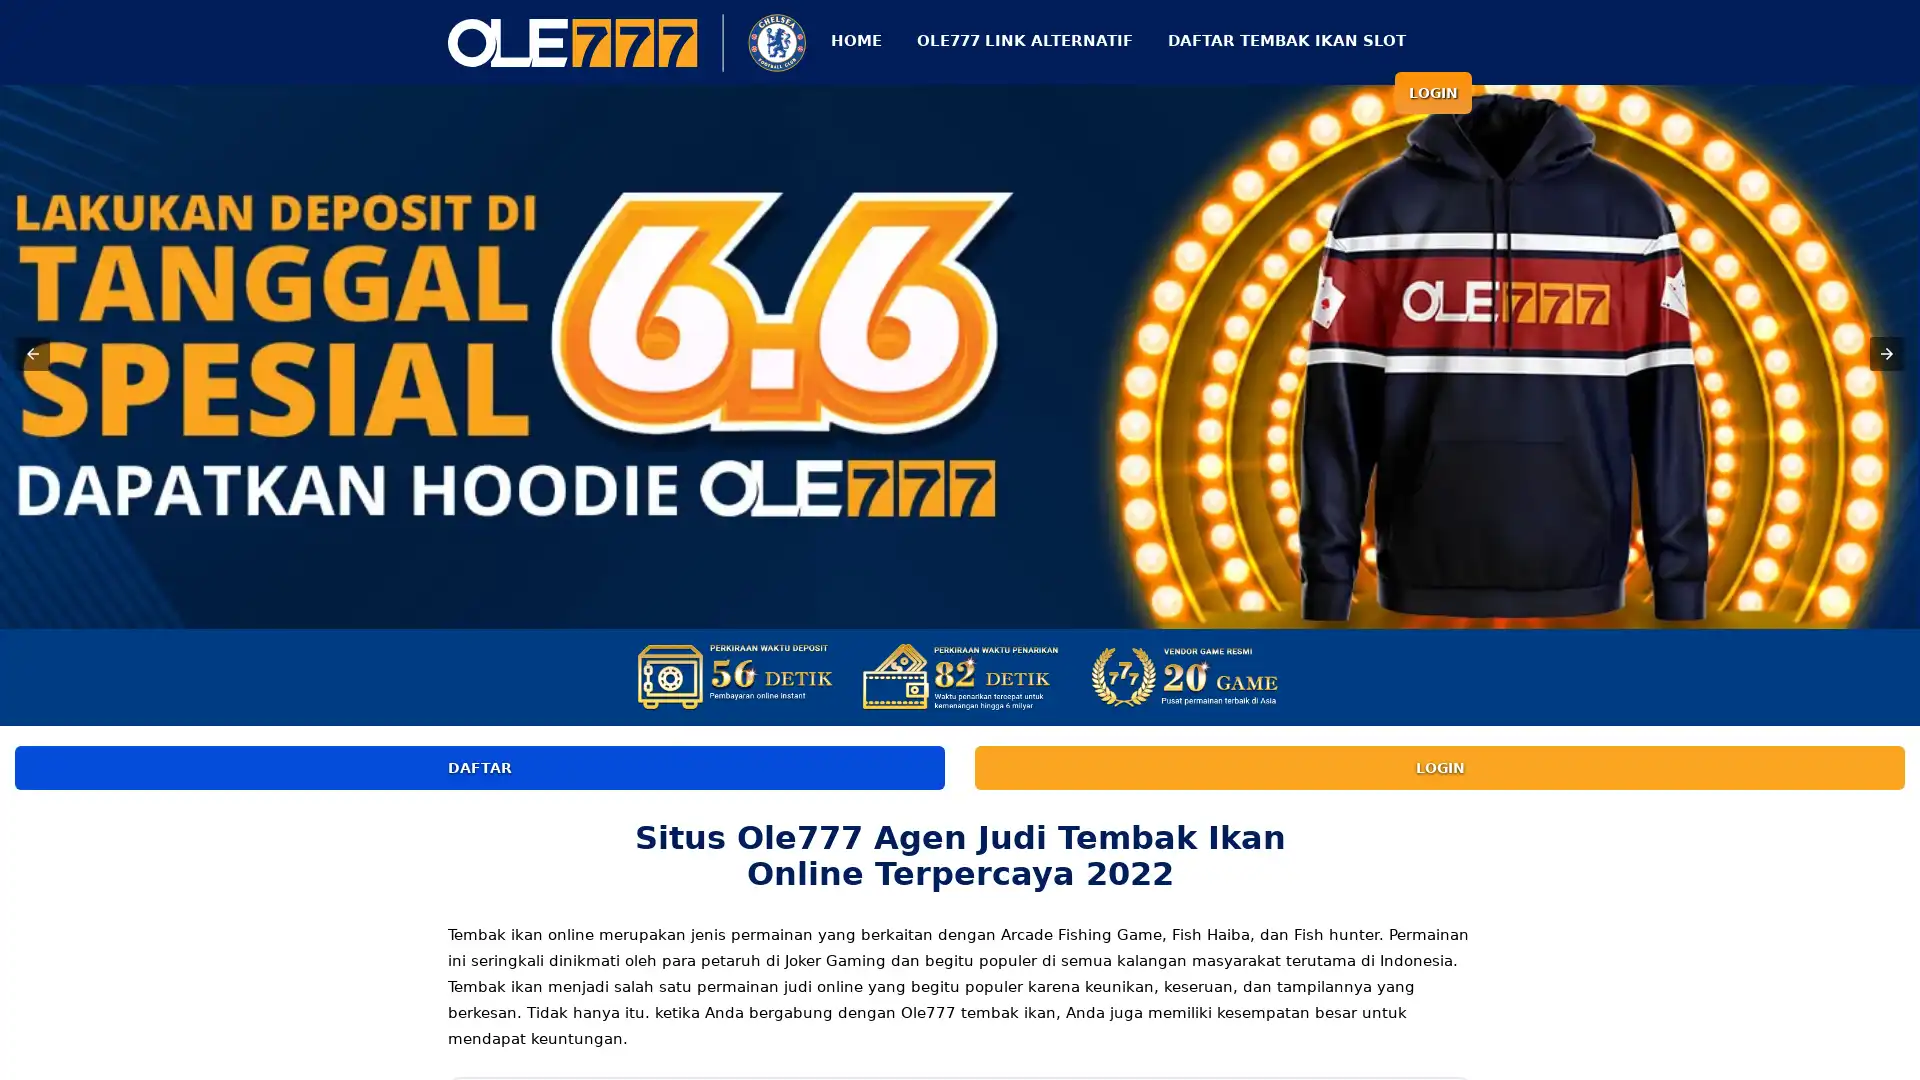  Describe the element at coordinates (33, 353) in the screenshot. I see `Previous item in carousel (2 of 3)` at that location.